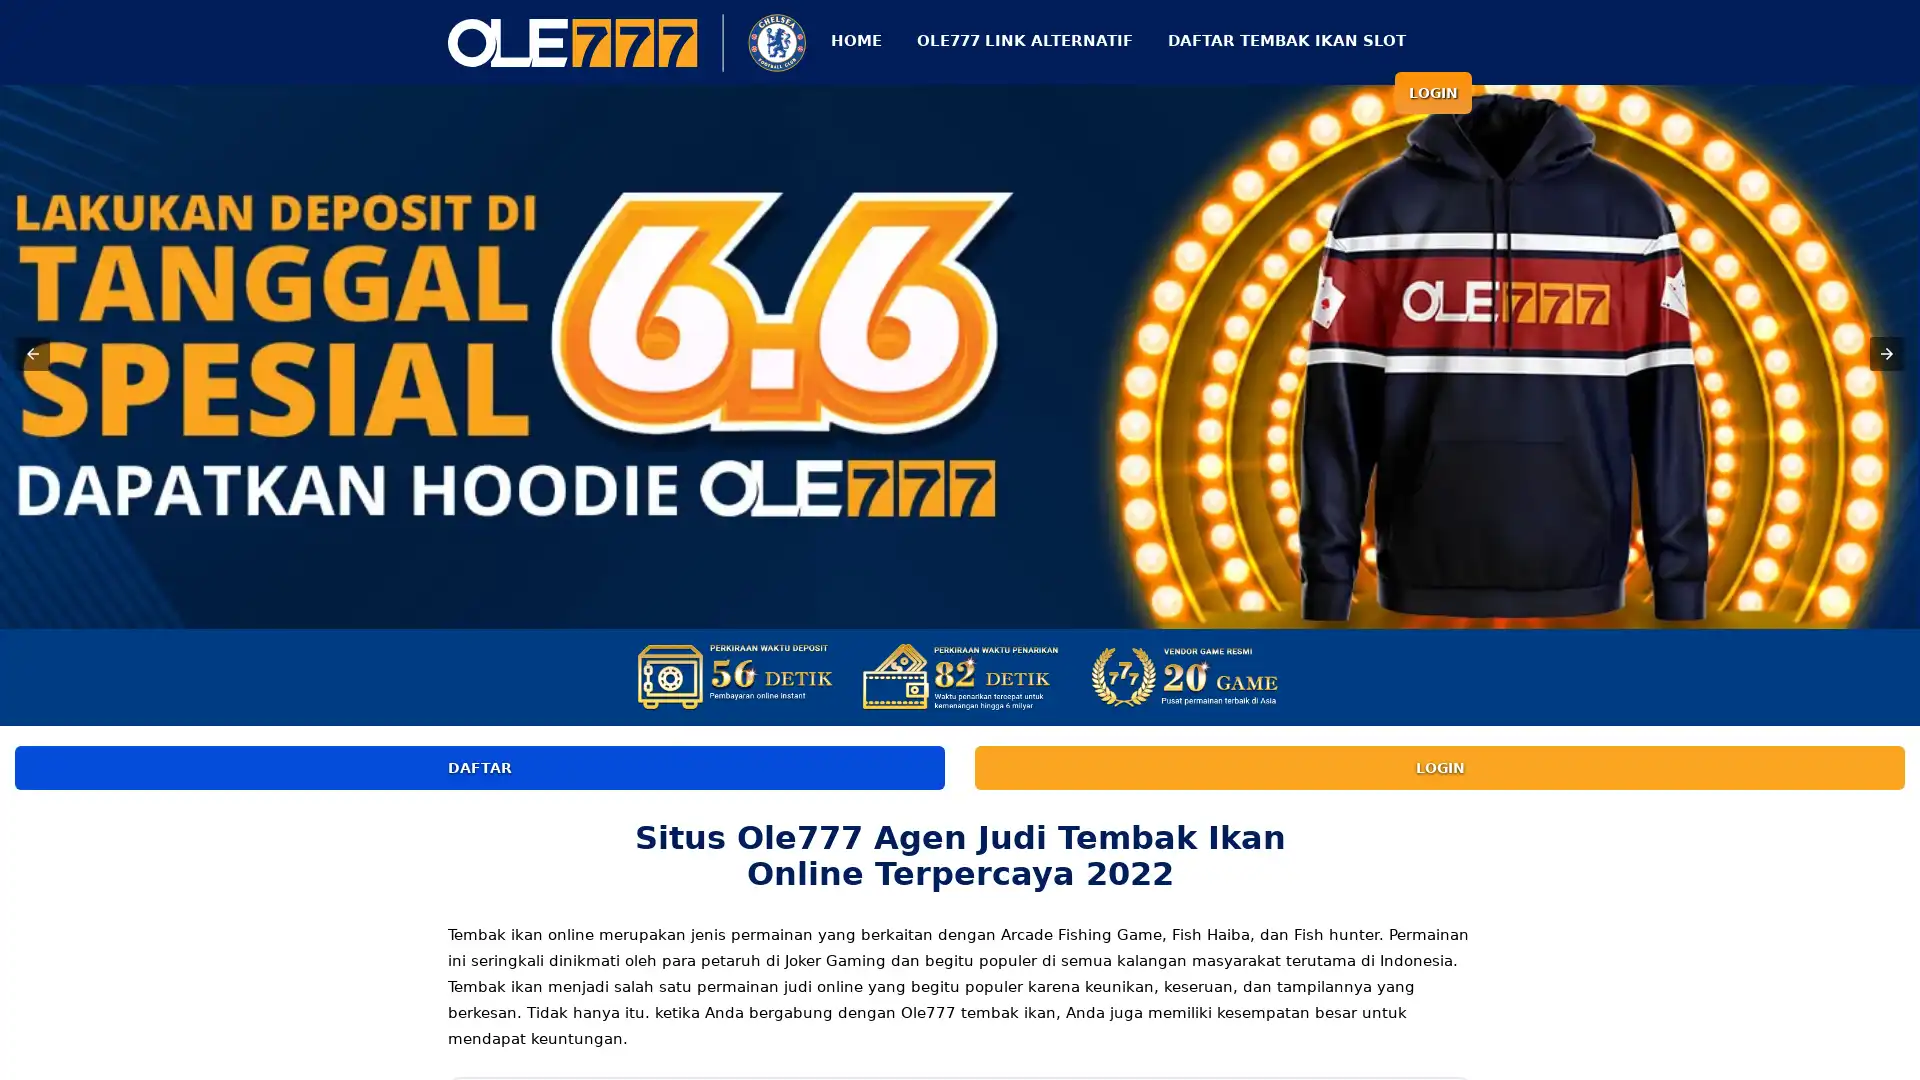  Describe the element at coordinates (33, 353) in the screenshot. I see `Previous item in carousel (2 of 3)` at that location.